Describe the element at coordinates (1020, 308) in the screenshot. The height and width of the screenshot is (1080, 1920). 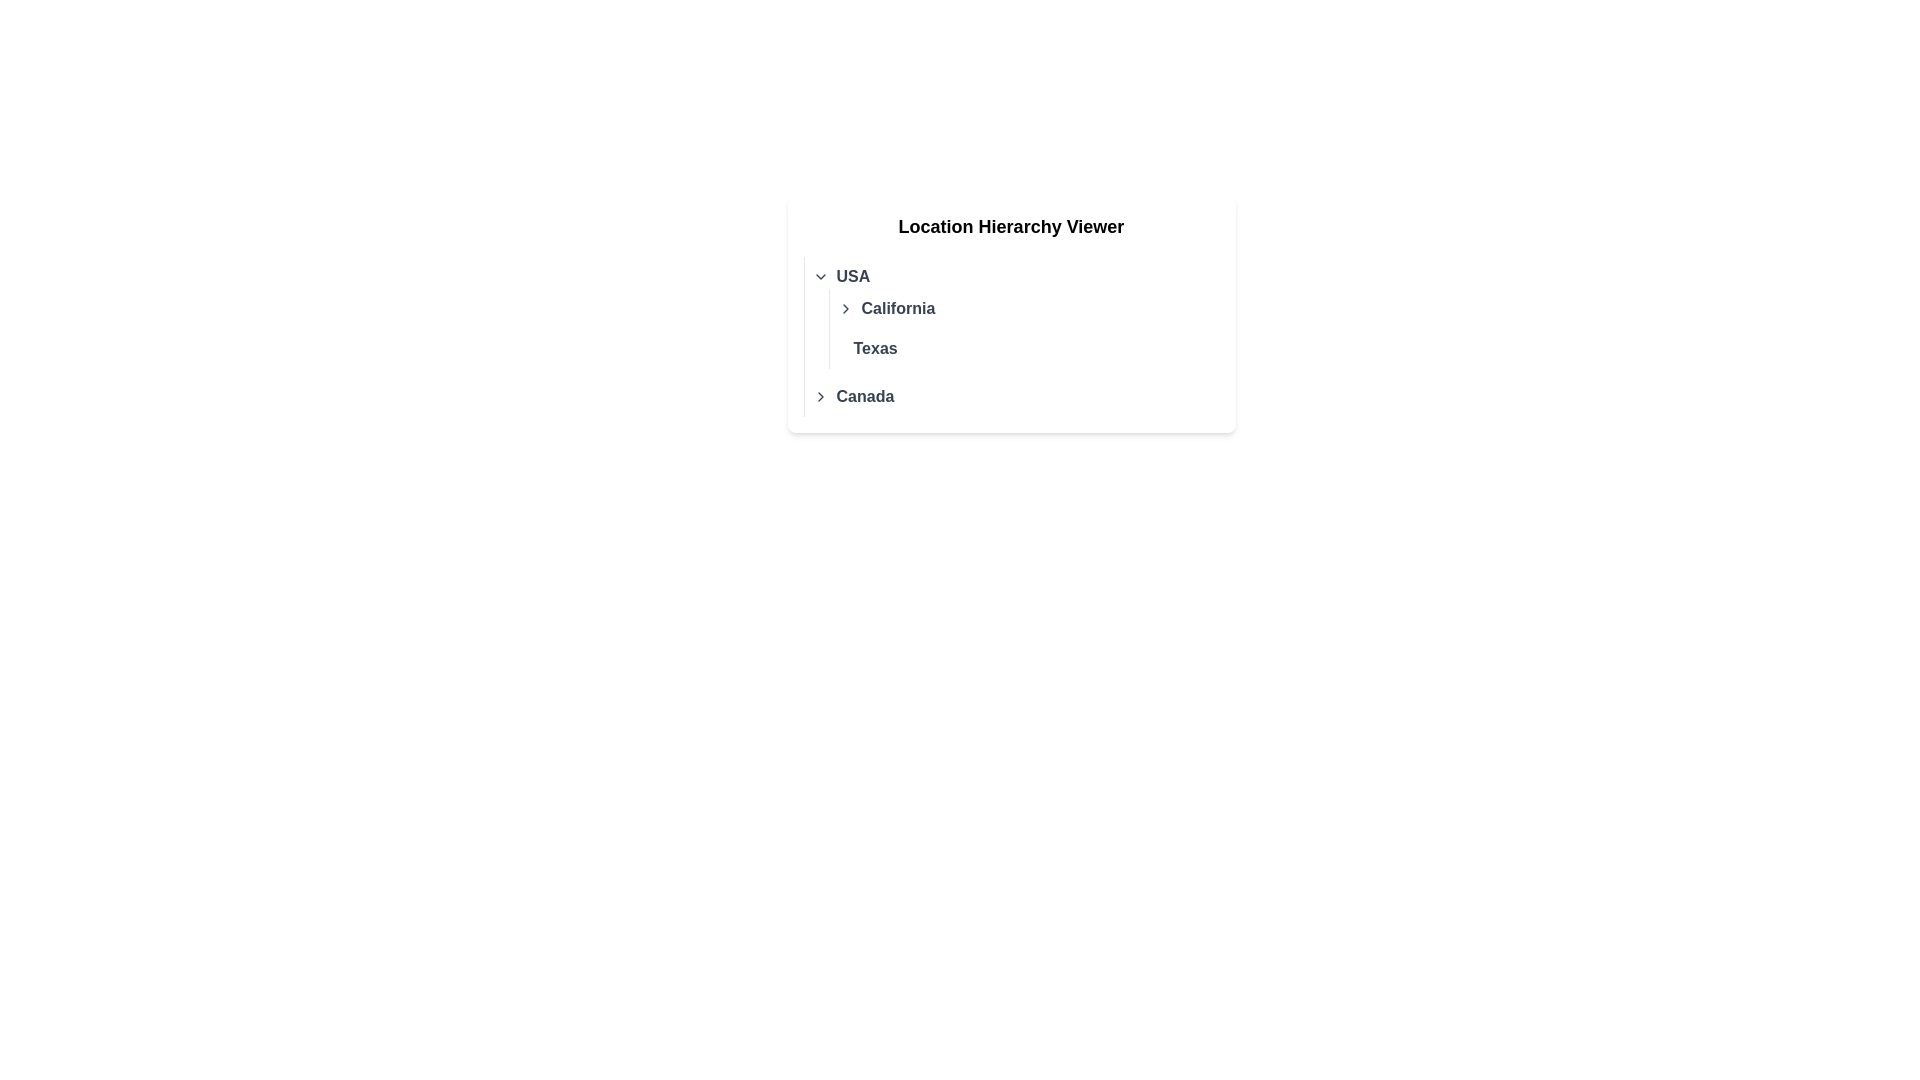
I see `the interactive hierarchical list item labeled 'California'` at that location.